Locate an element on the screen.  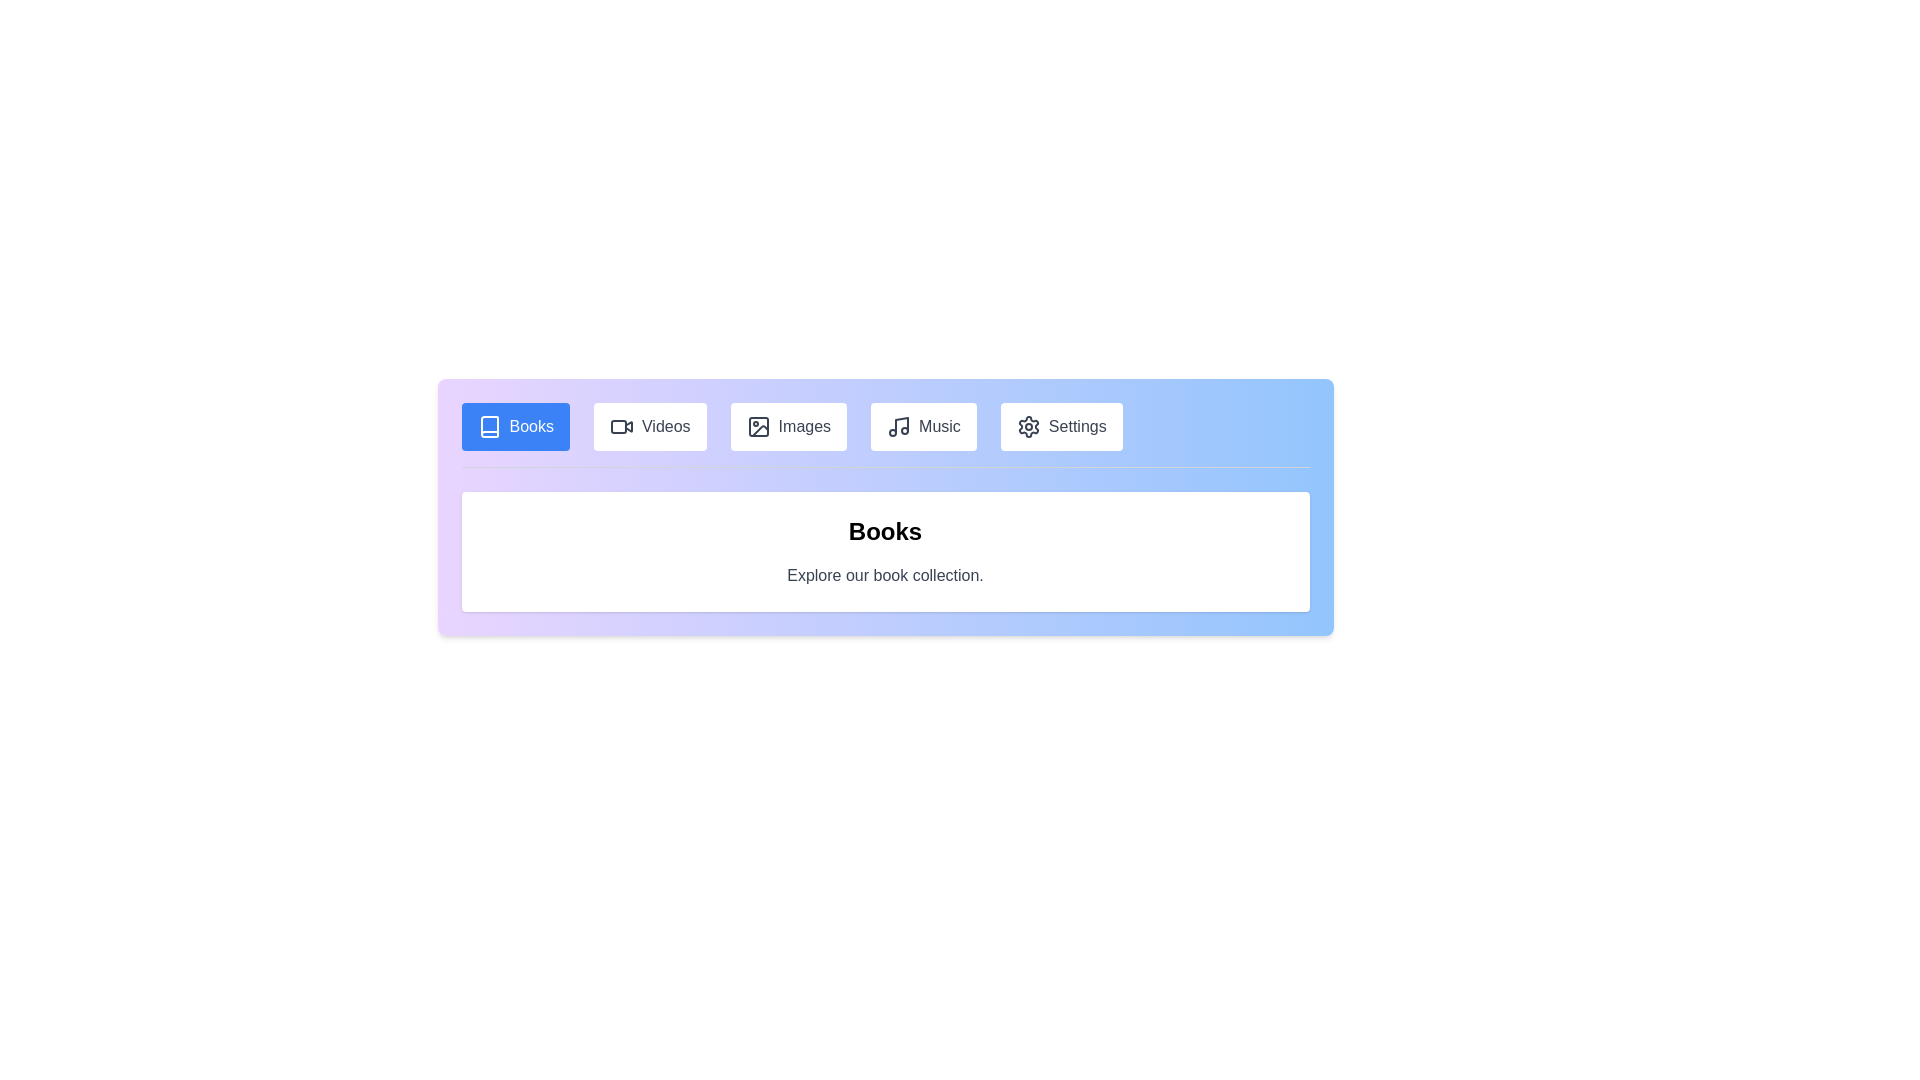
the description text 'Explore our book collection.' is located at coordinates (884, 575).